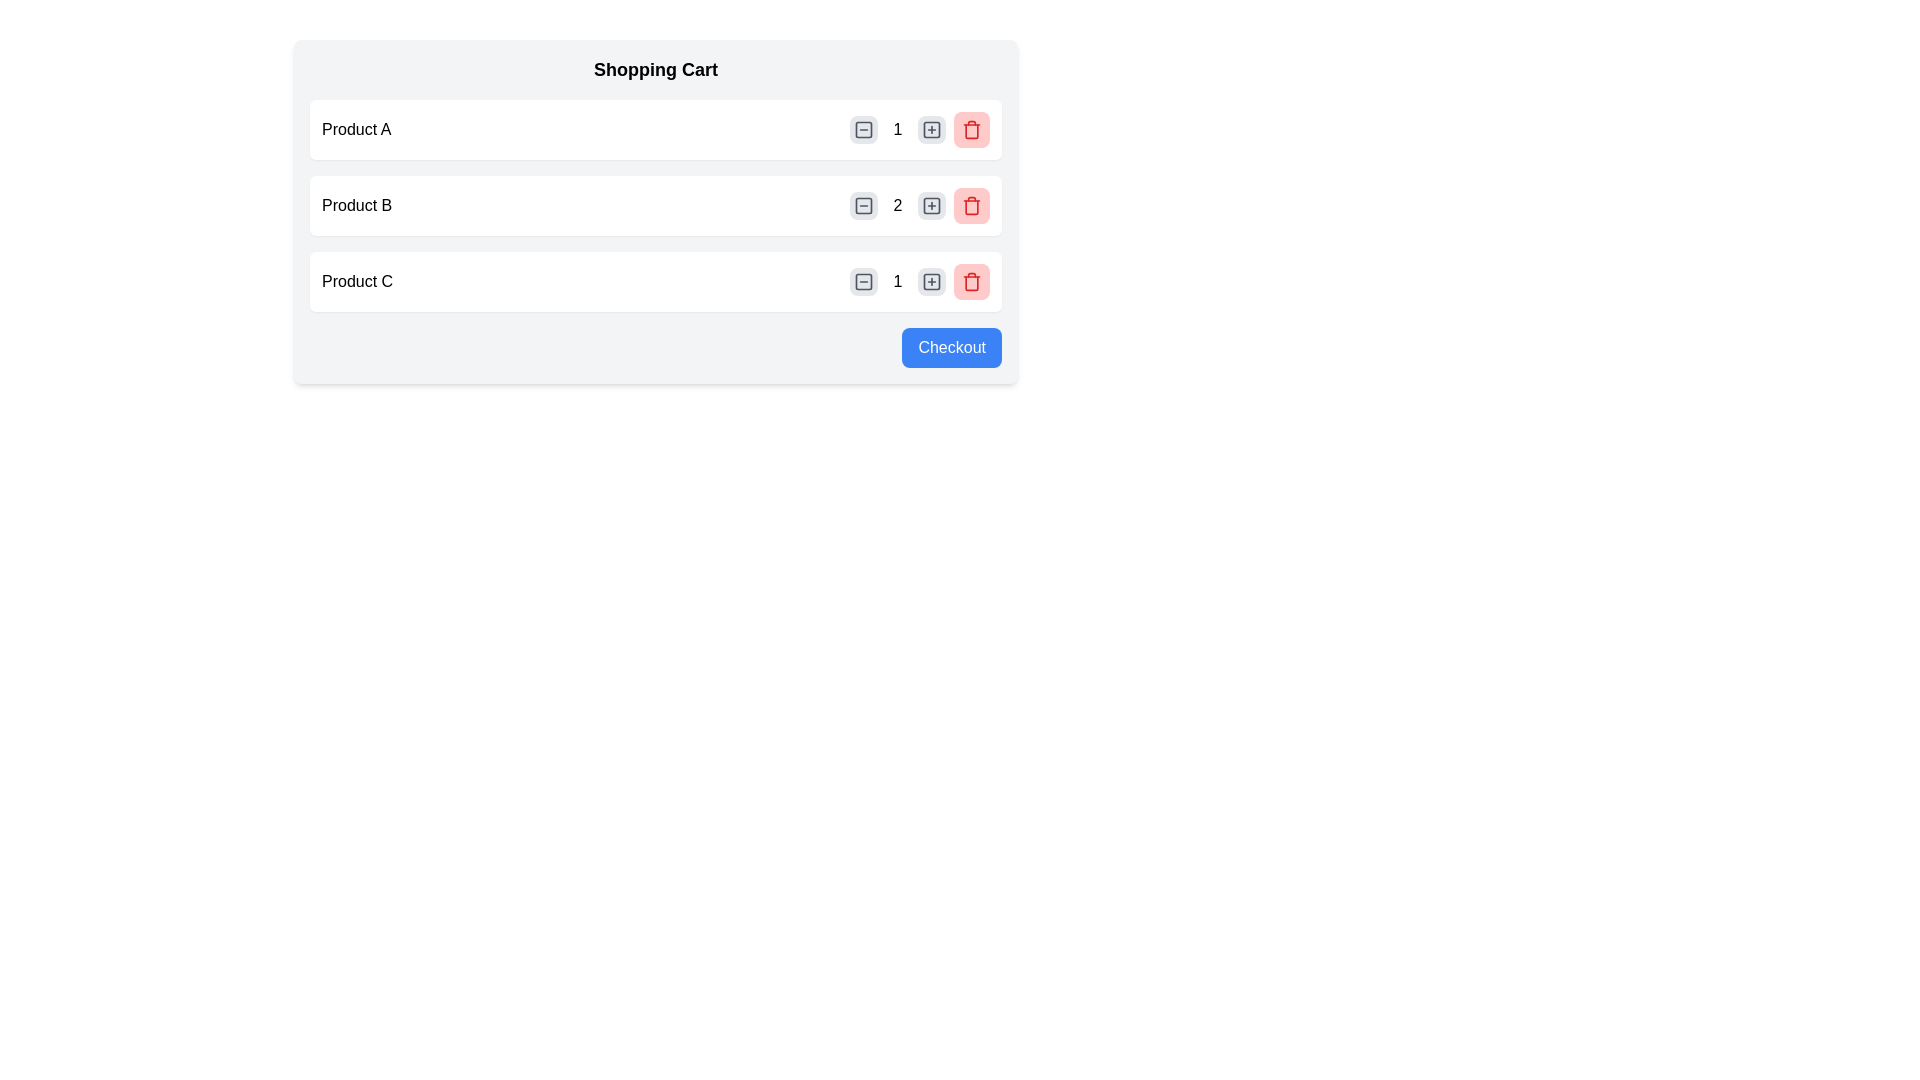 This screenshot has width=1920, height=1080. Describe the element at coordinates (971, 131) in the screenshot. I see `the body of the trash bin icon located in the shopping cart interface` at that location.